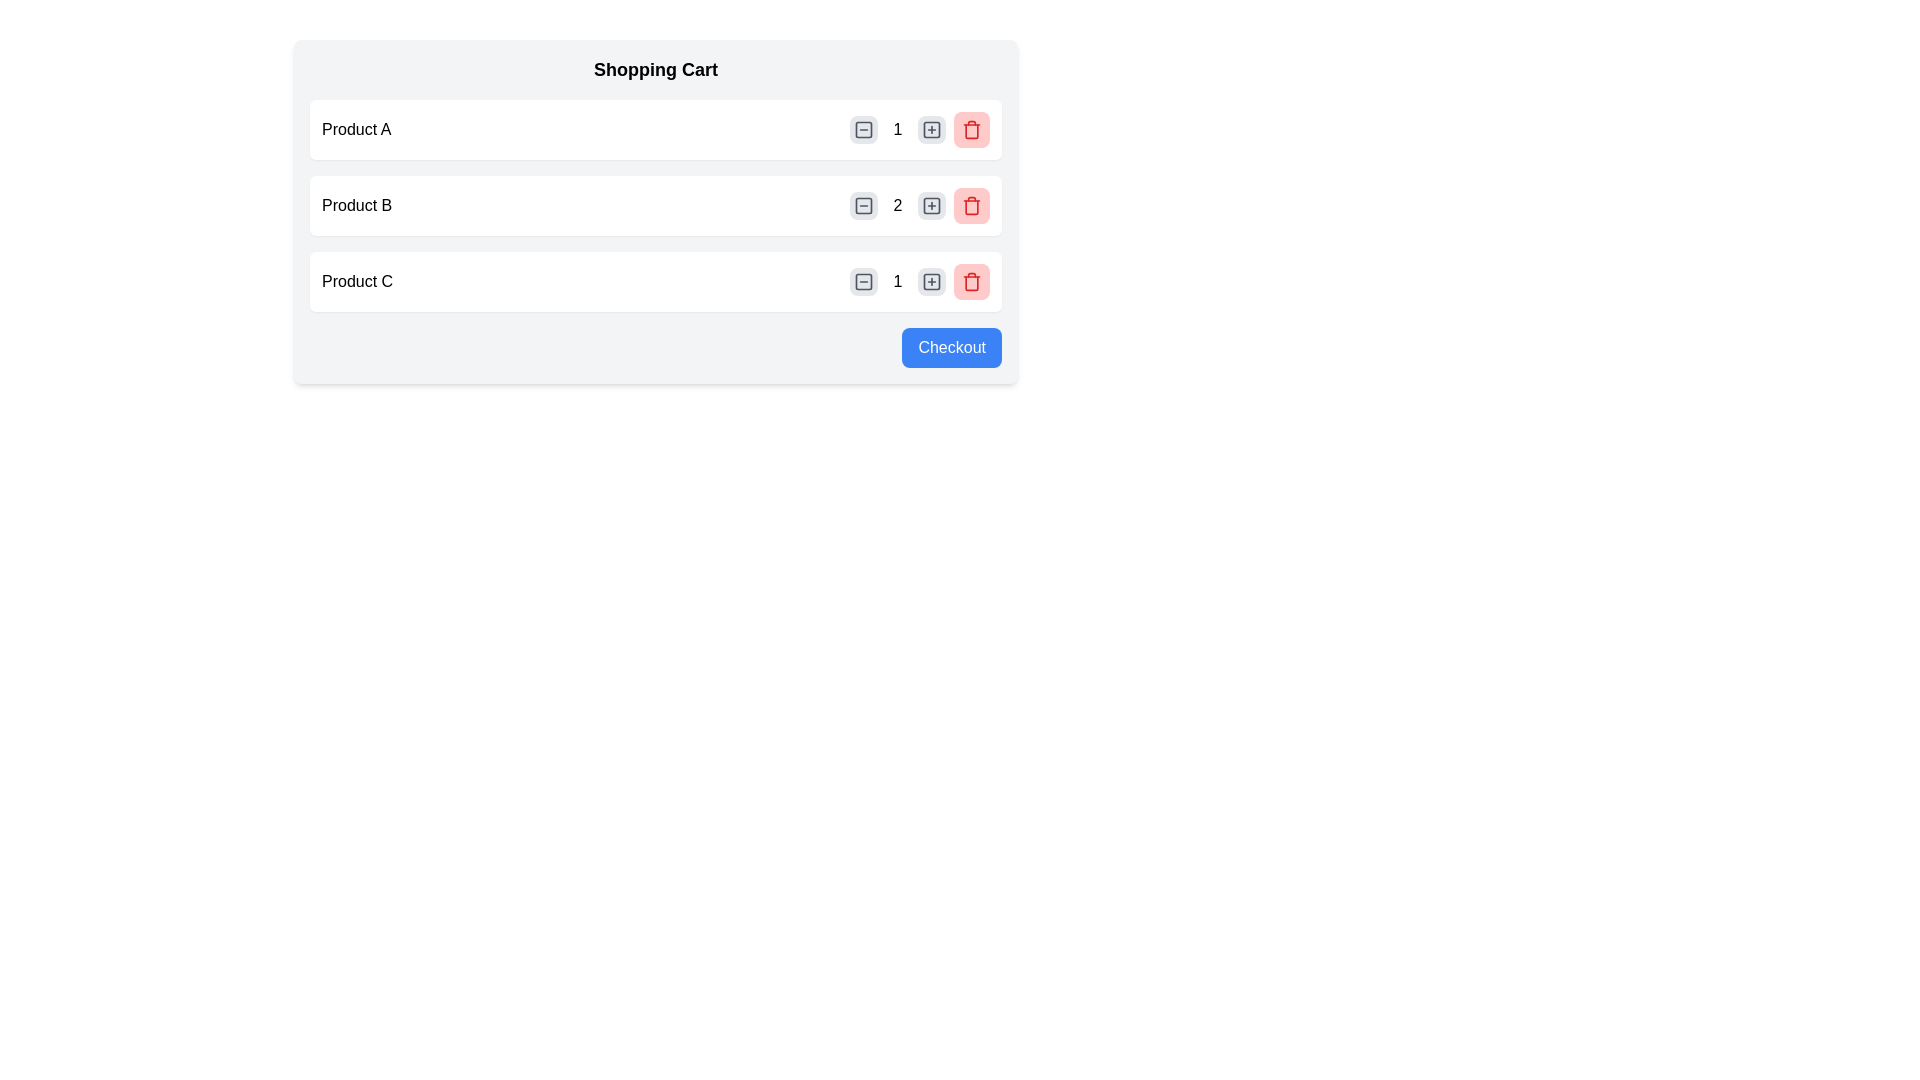 This screenshot has width=1920, height=1080. Describe the element at coordinates (971, 131) in the screenshot. I see `the body of the trash bin icon located in the shopping cart interface` at that location.